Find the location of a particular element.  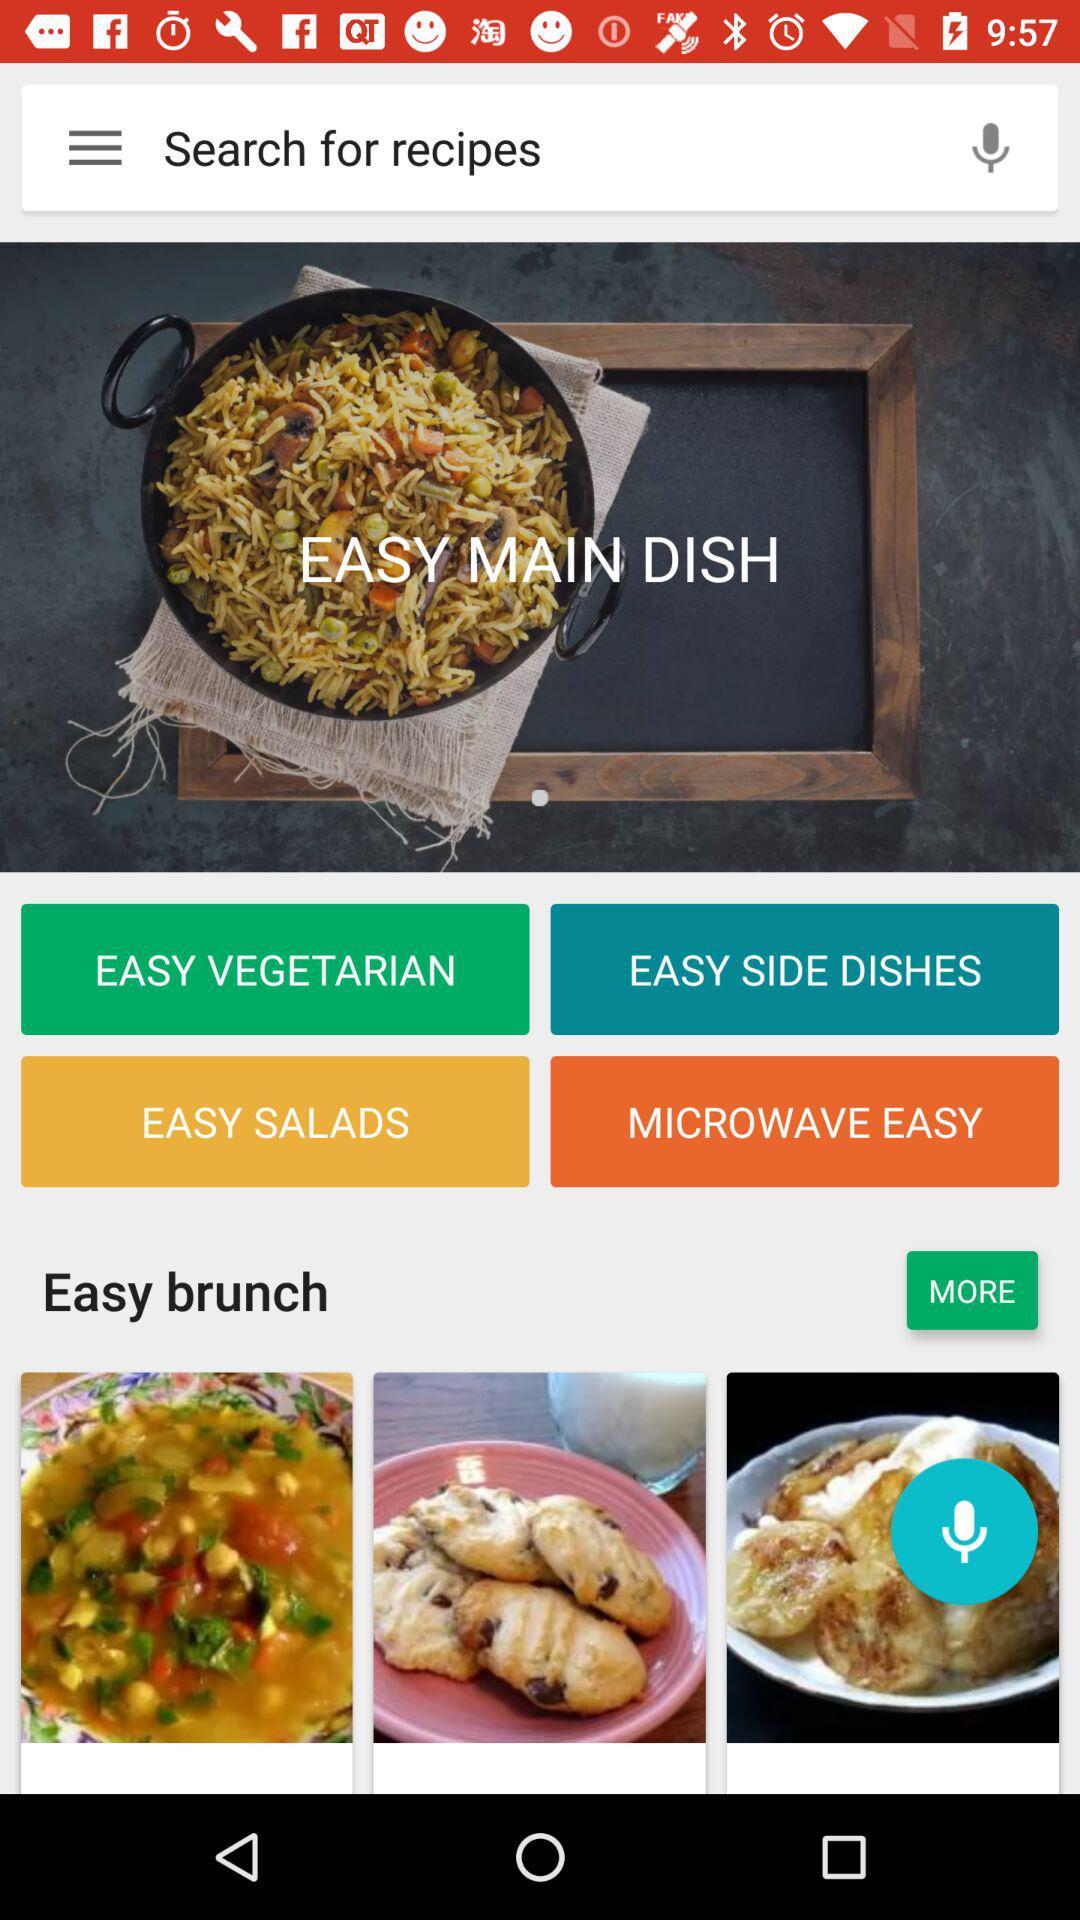

the microphone icon is located at coordinates (990, 146).